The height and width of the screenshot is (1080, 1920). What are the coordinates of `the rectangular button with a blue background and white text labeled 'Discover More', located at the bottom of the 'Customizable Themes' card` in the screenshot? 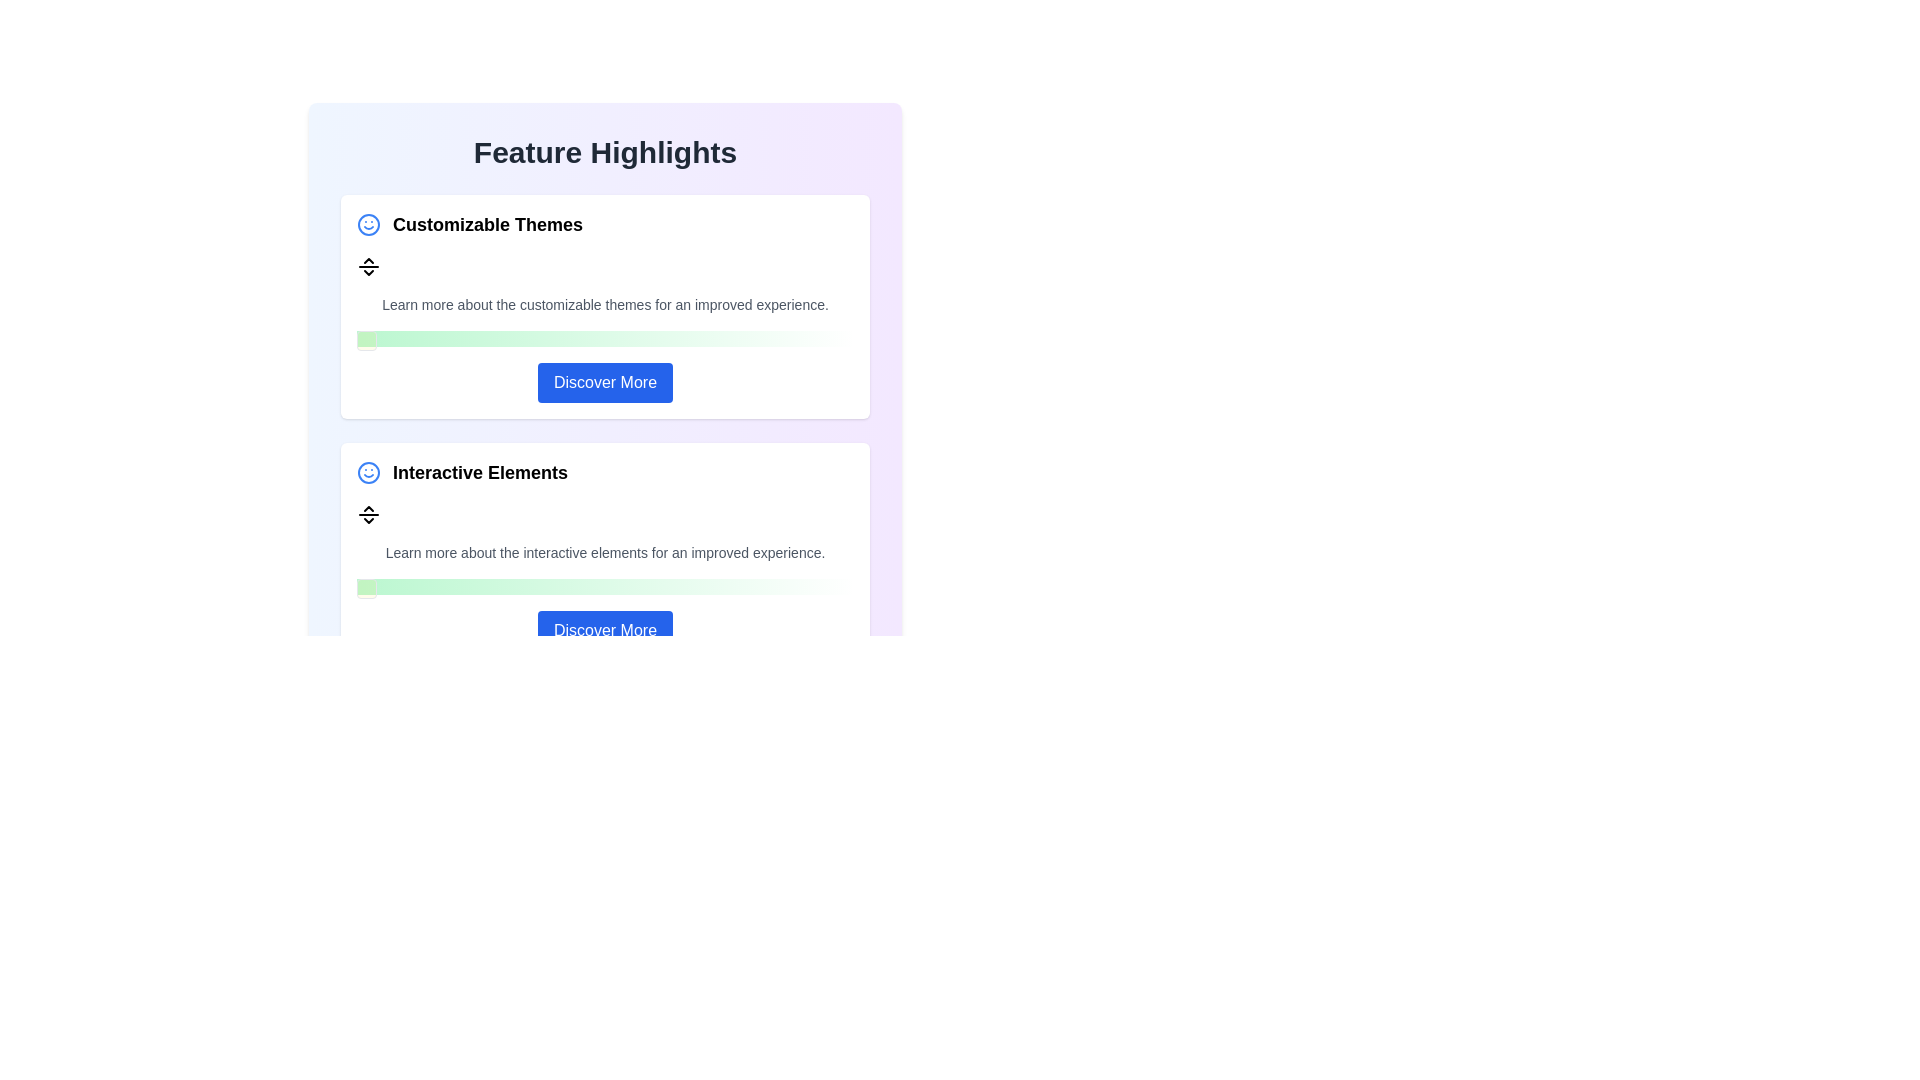 It's located at (604, 382).